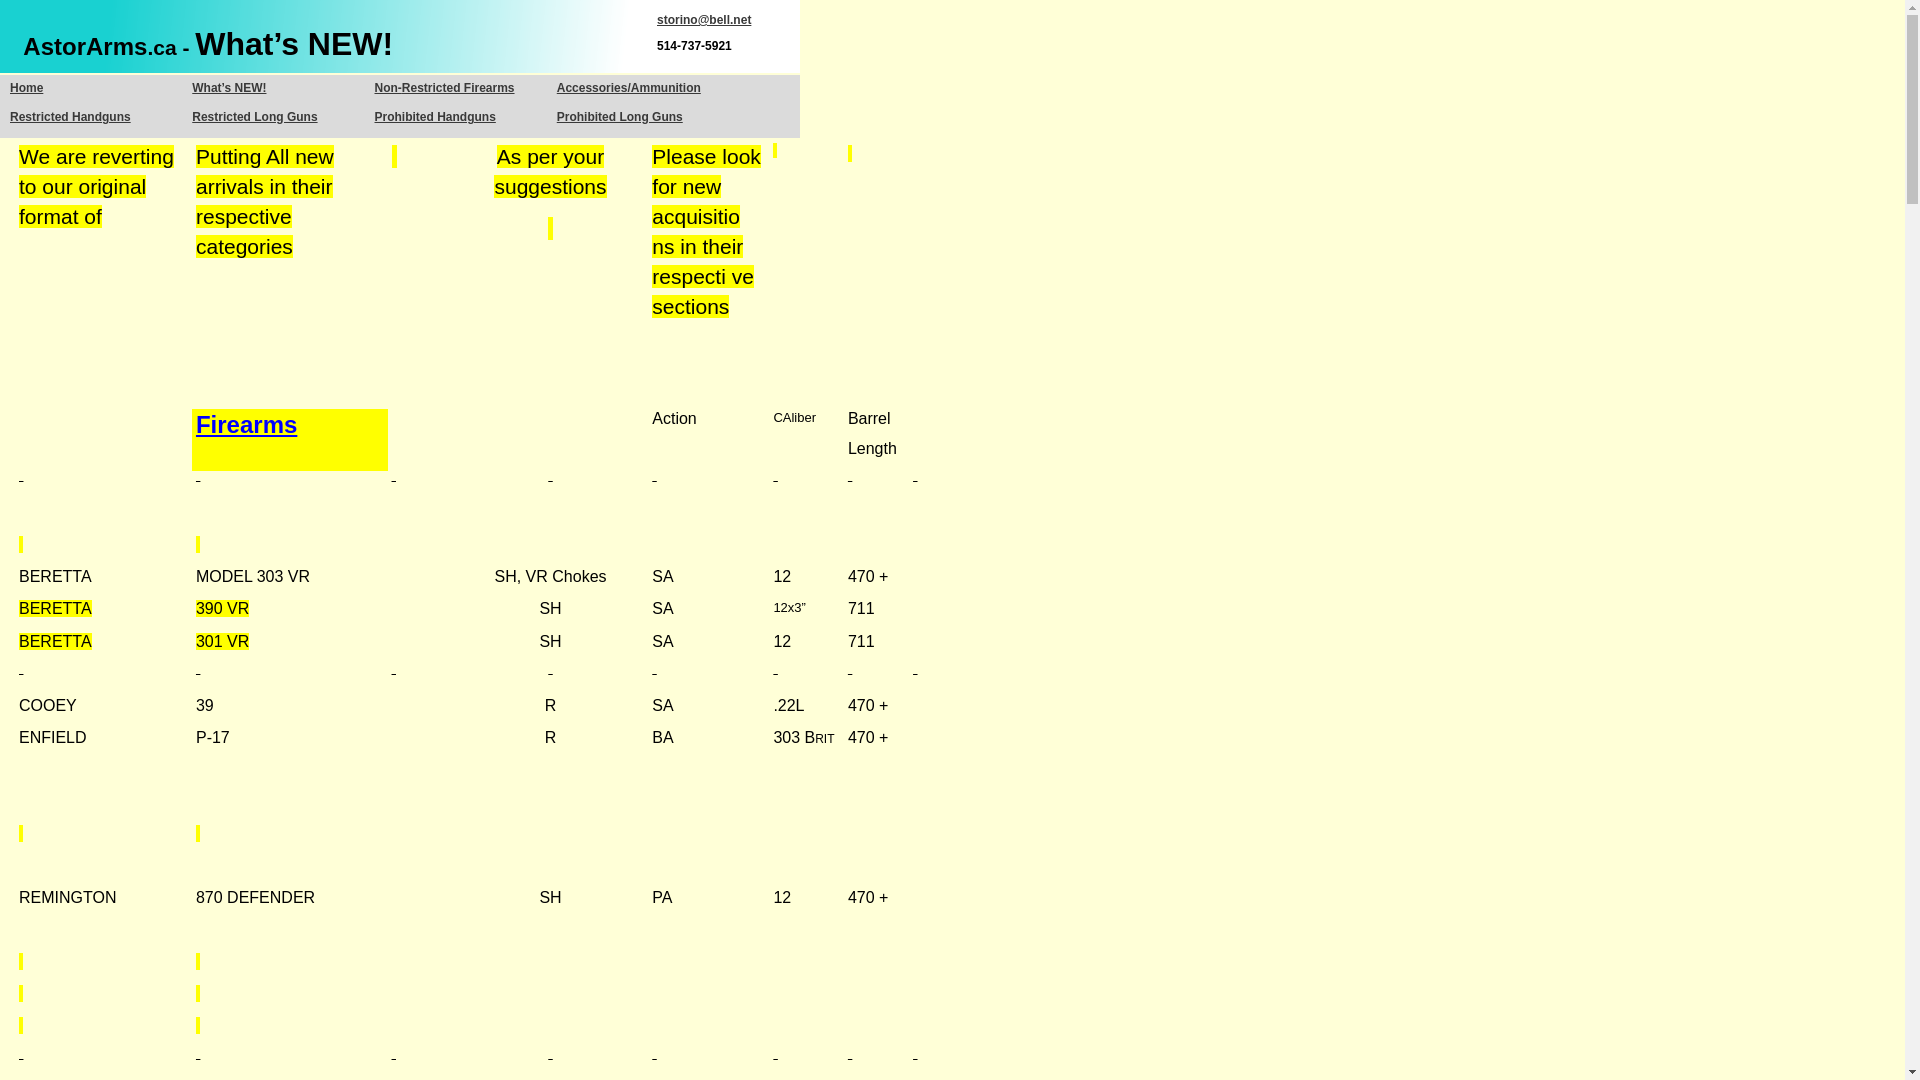  What do you see at coordinates (26, 87) in the screenshot?
I see `'Home'` at bounding box center [26, 87].